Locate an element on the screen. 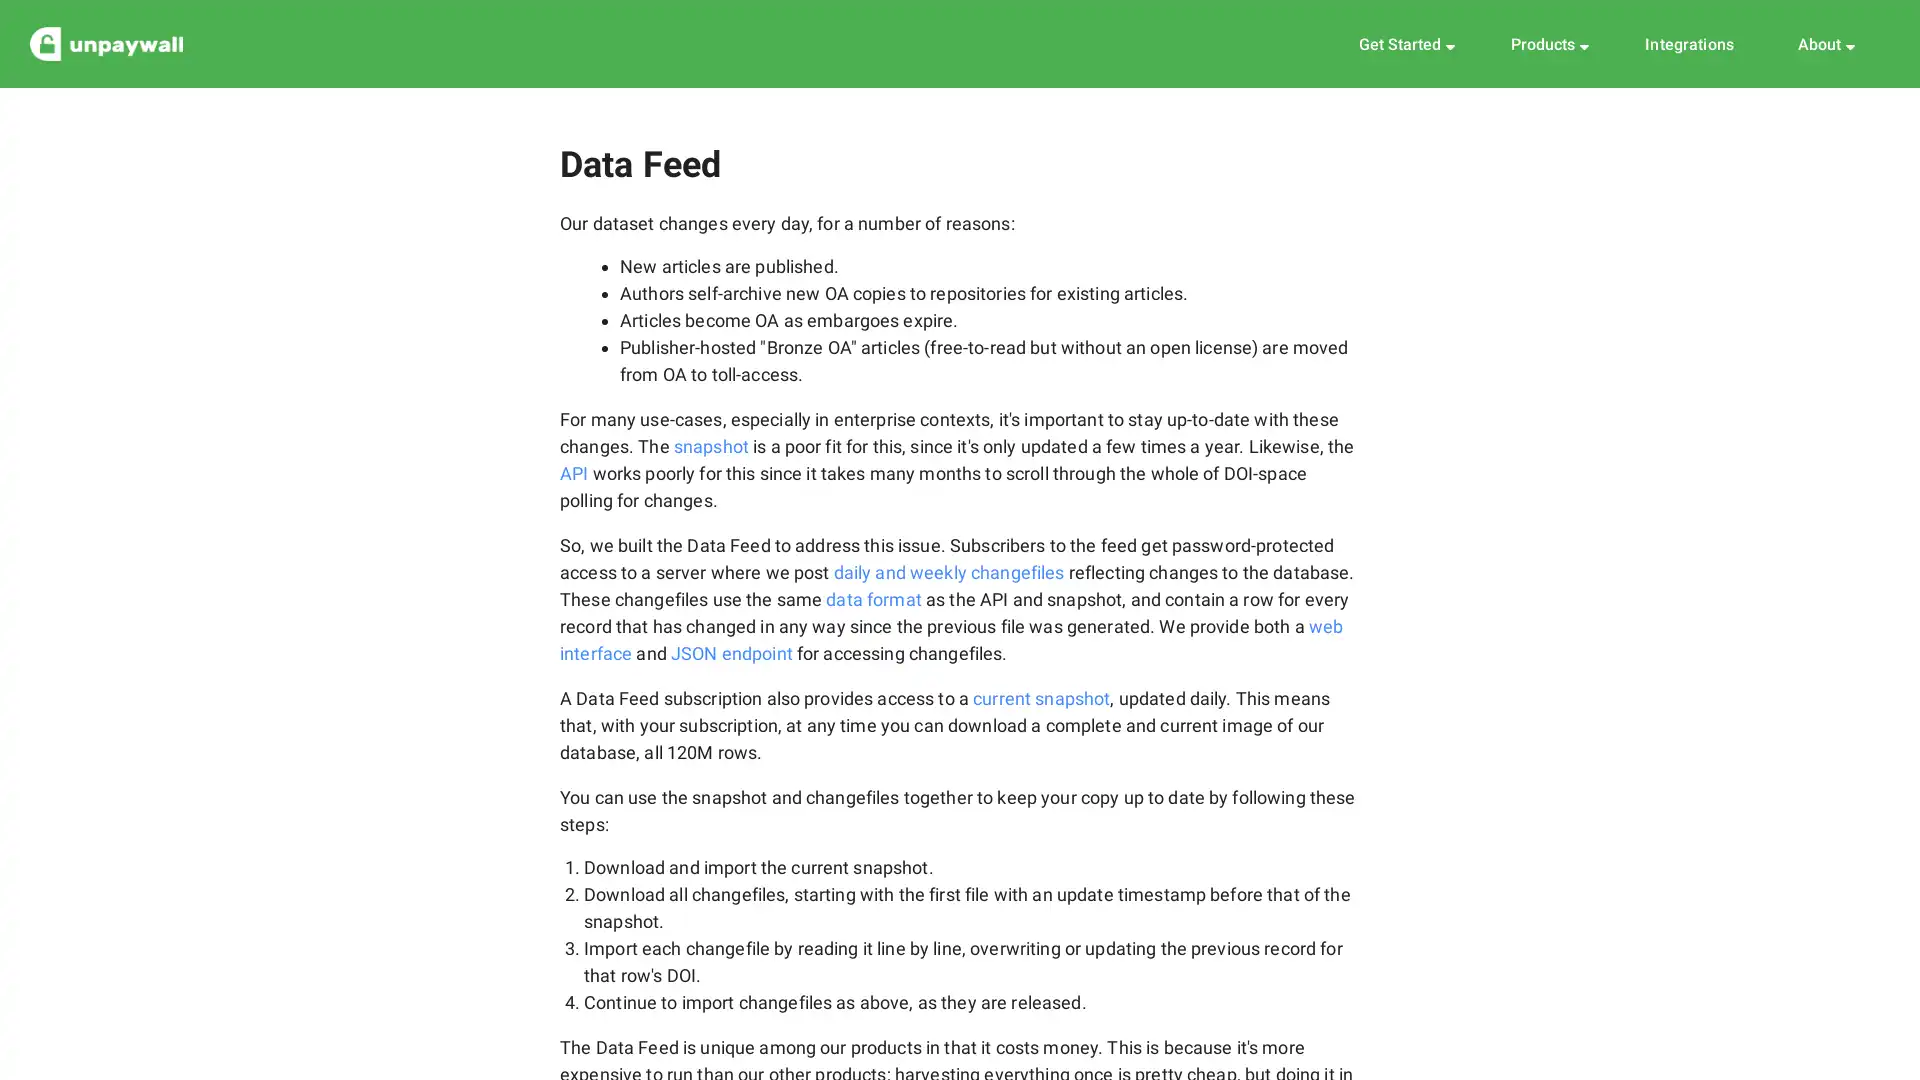  Get Started is located at coordinates (1405, 43).